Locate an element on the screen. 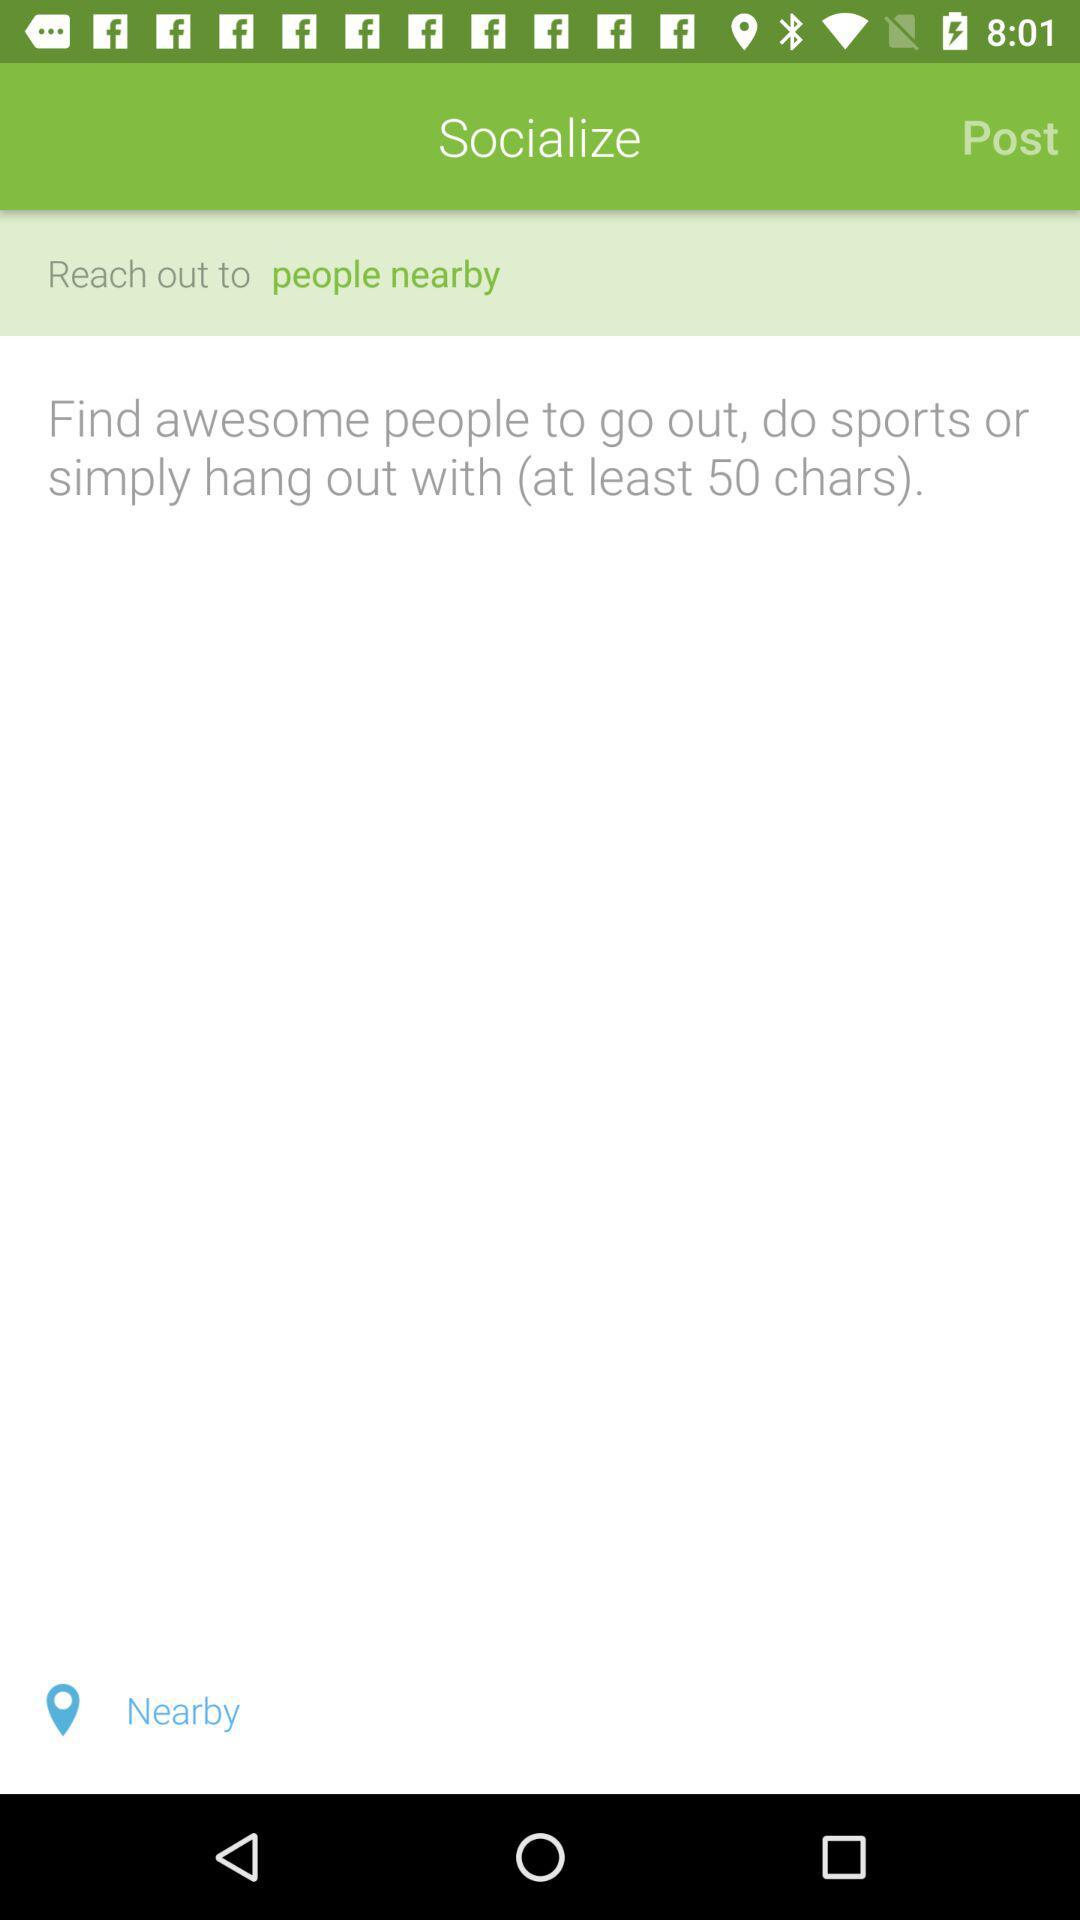 The image size is (1080, 1920). the post is located at coordinates (999, 135).